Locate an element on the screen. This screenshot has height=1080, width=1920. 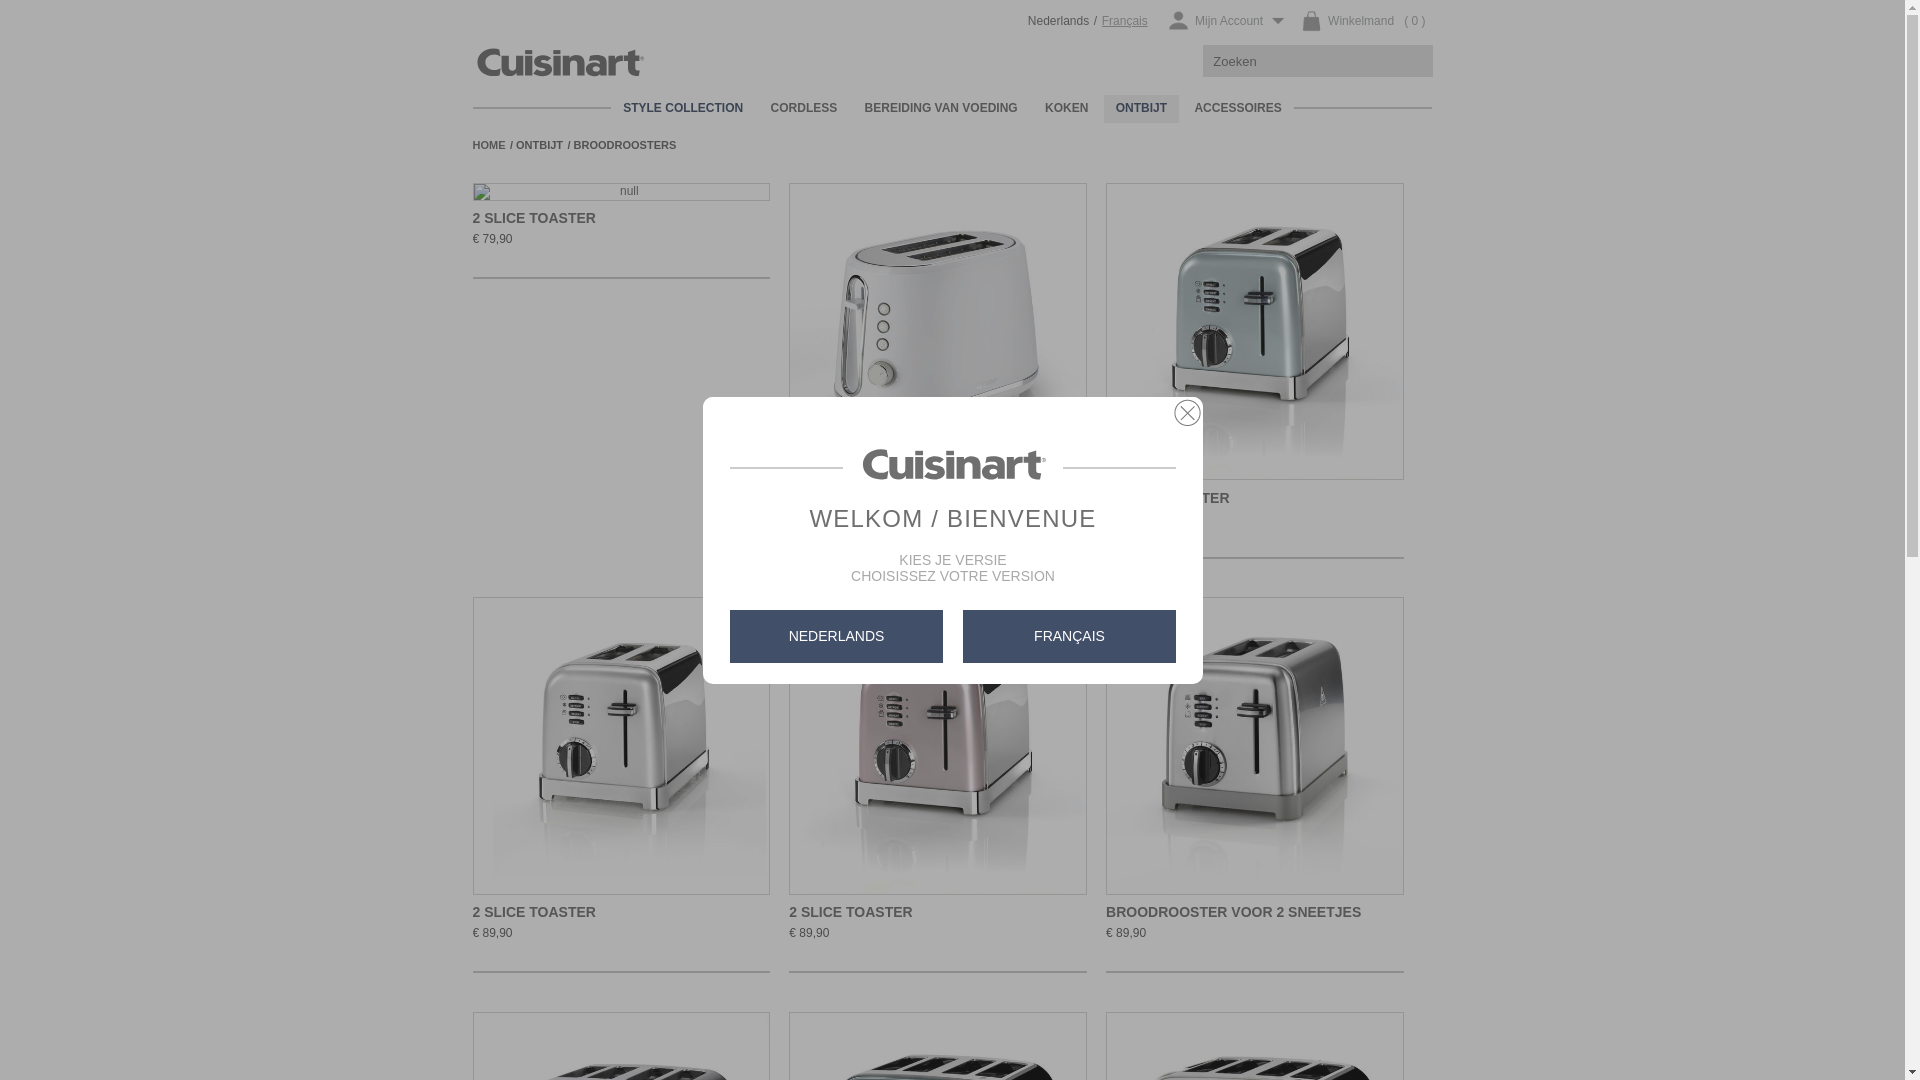
'Ga naar het product: Broodrooster voor 2 sneetjes' is located at coordinates (1253, 745).